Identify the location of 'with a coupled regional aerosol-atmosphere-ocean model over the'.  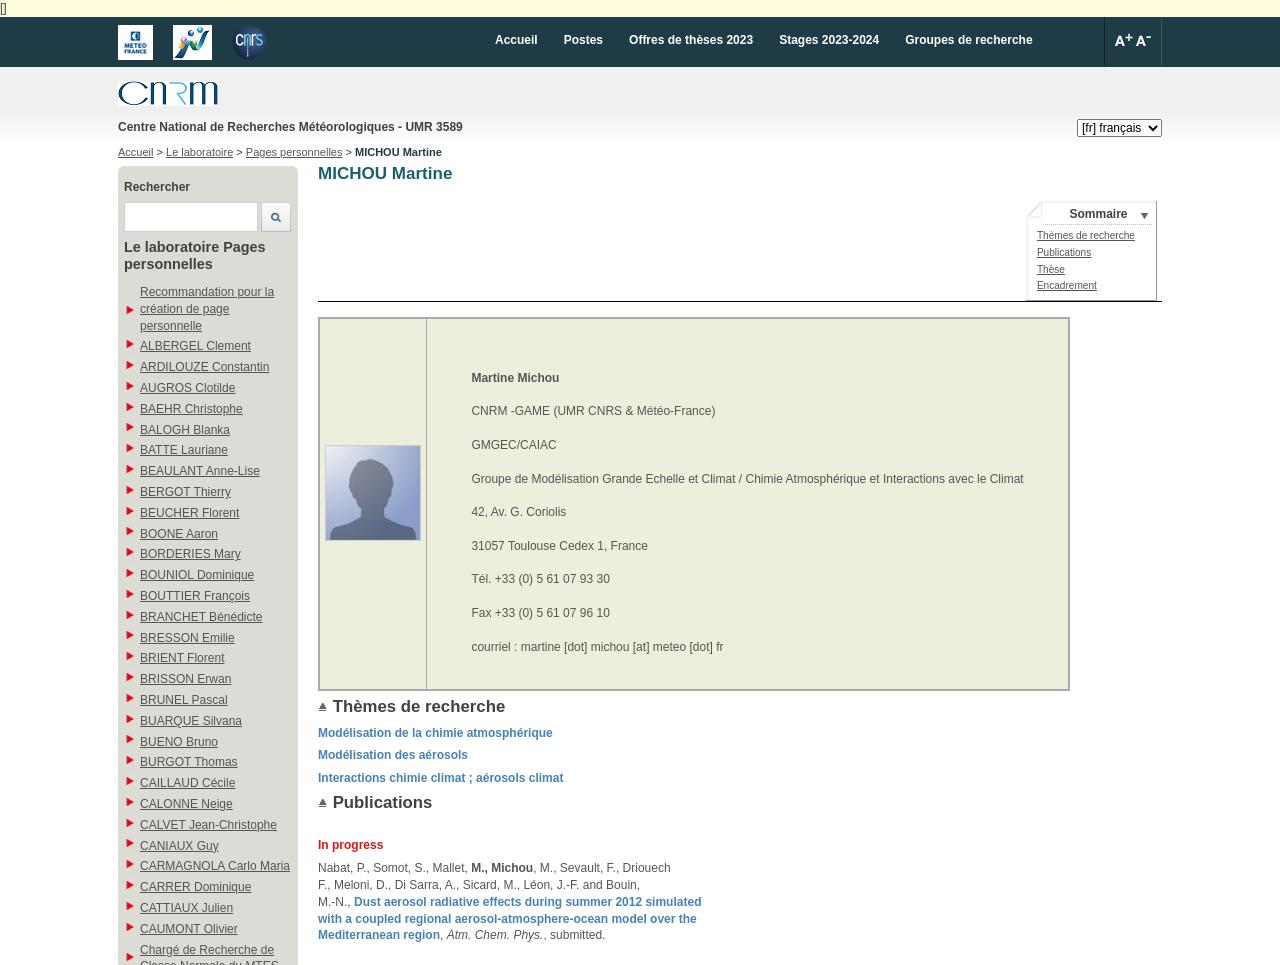
(507, 917).